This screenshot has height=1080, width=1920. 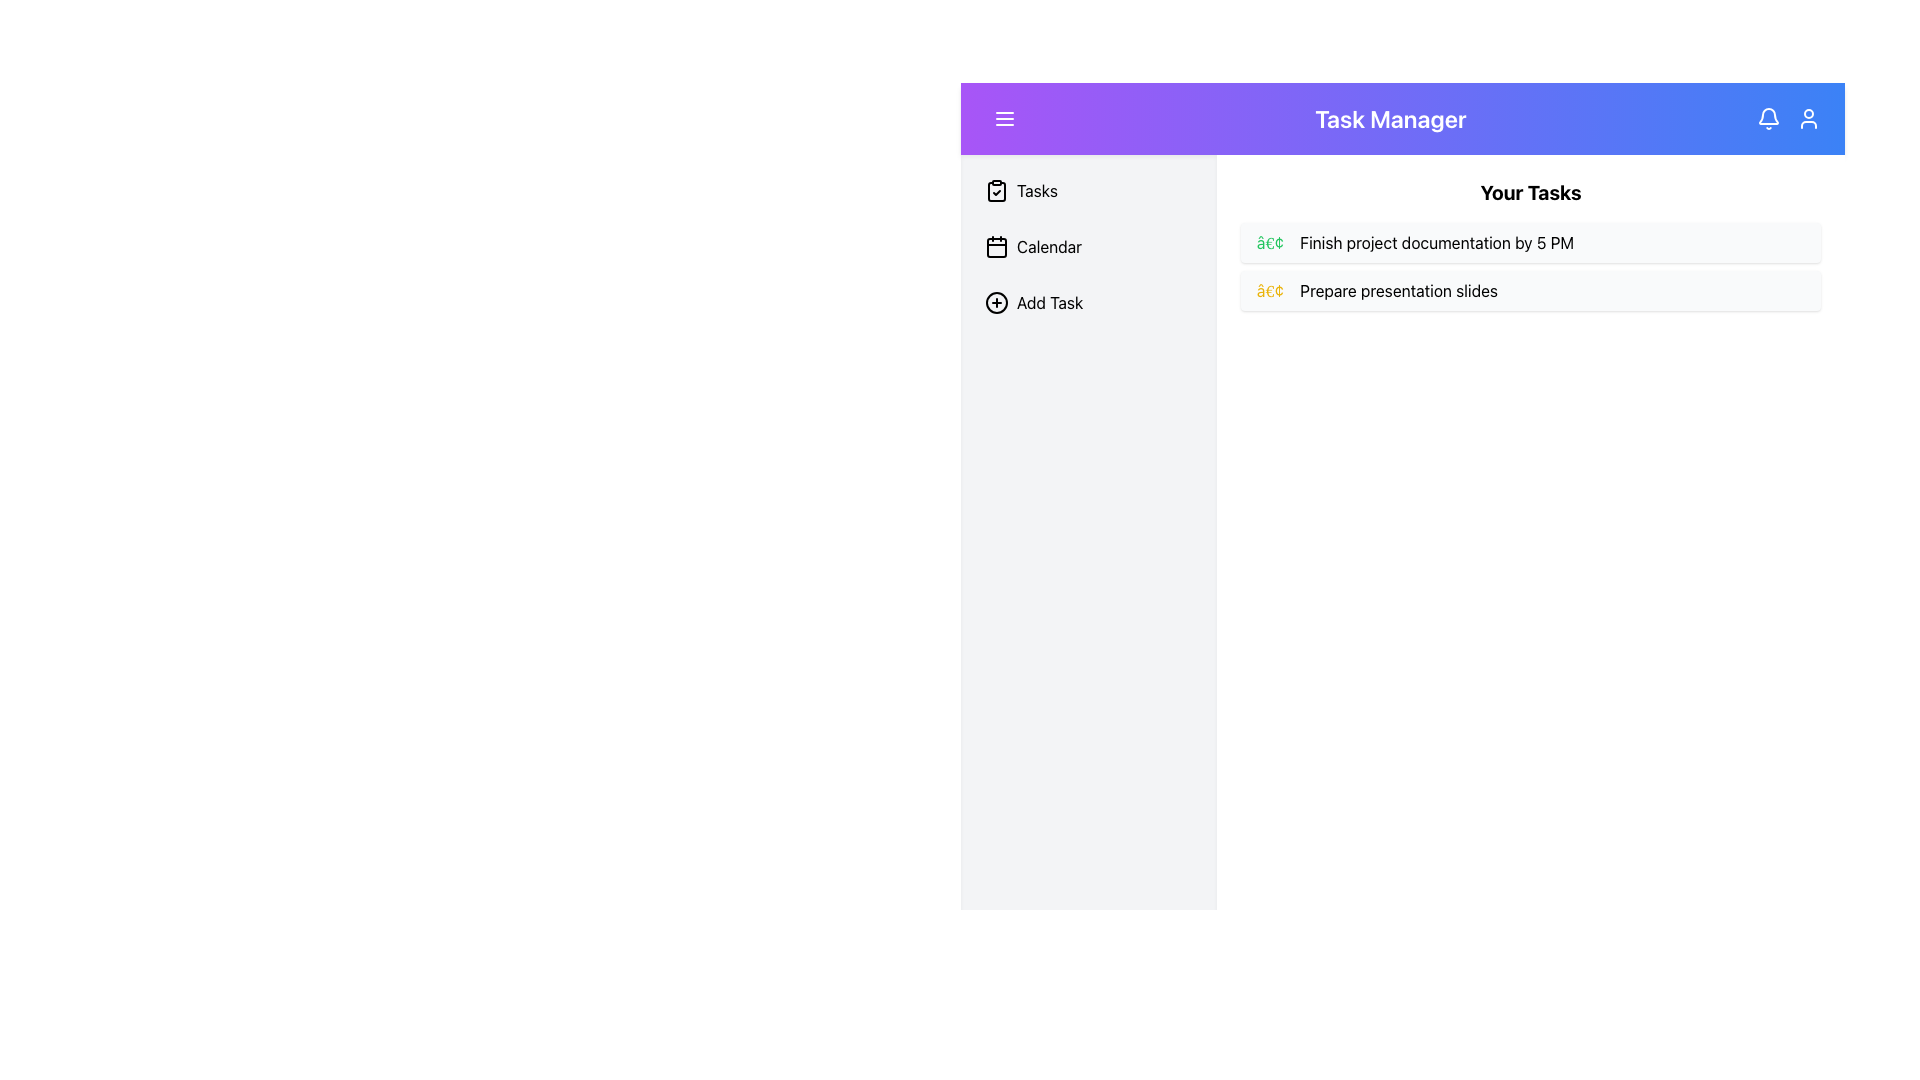 I want to click on the notification bell icon located at the top right corner of the navigation bar, so click(x=1769, y=119).